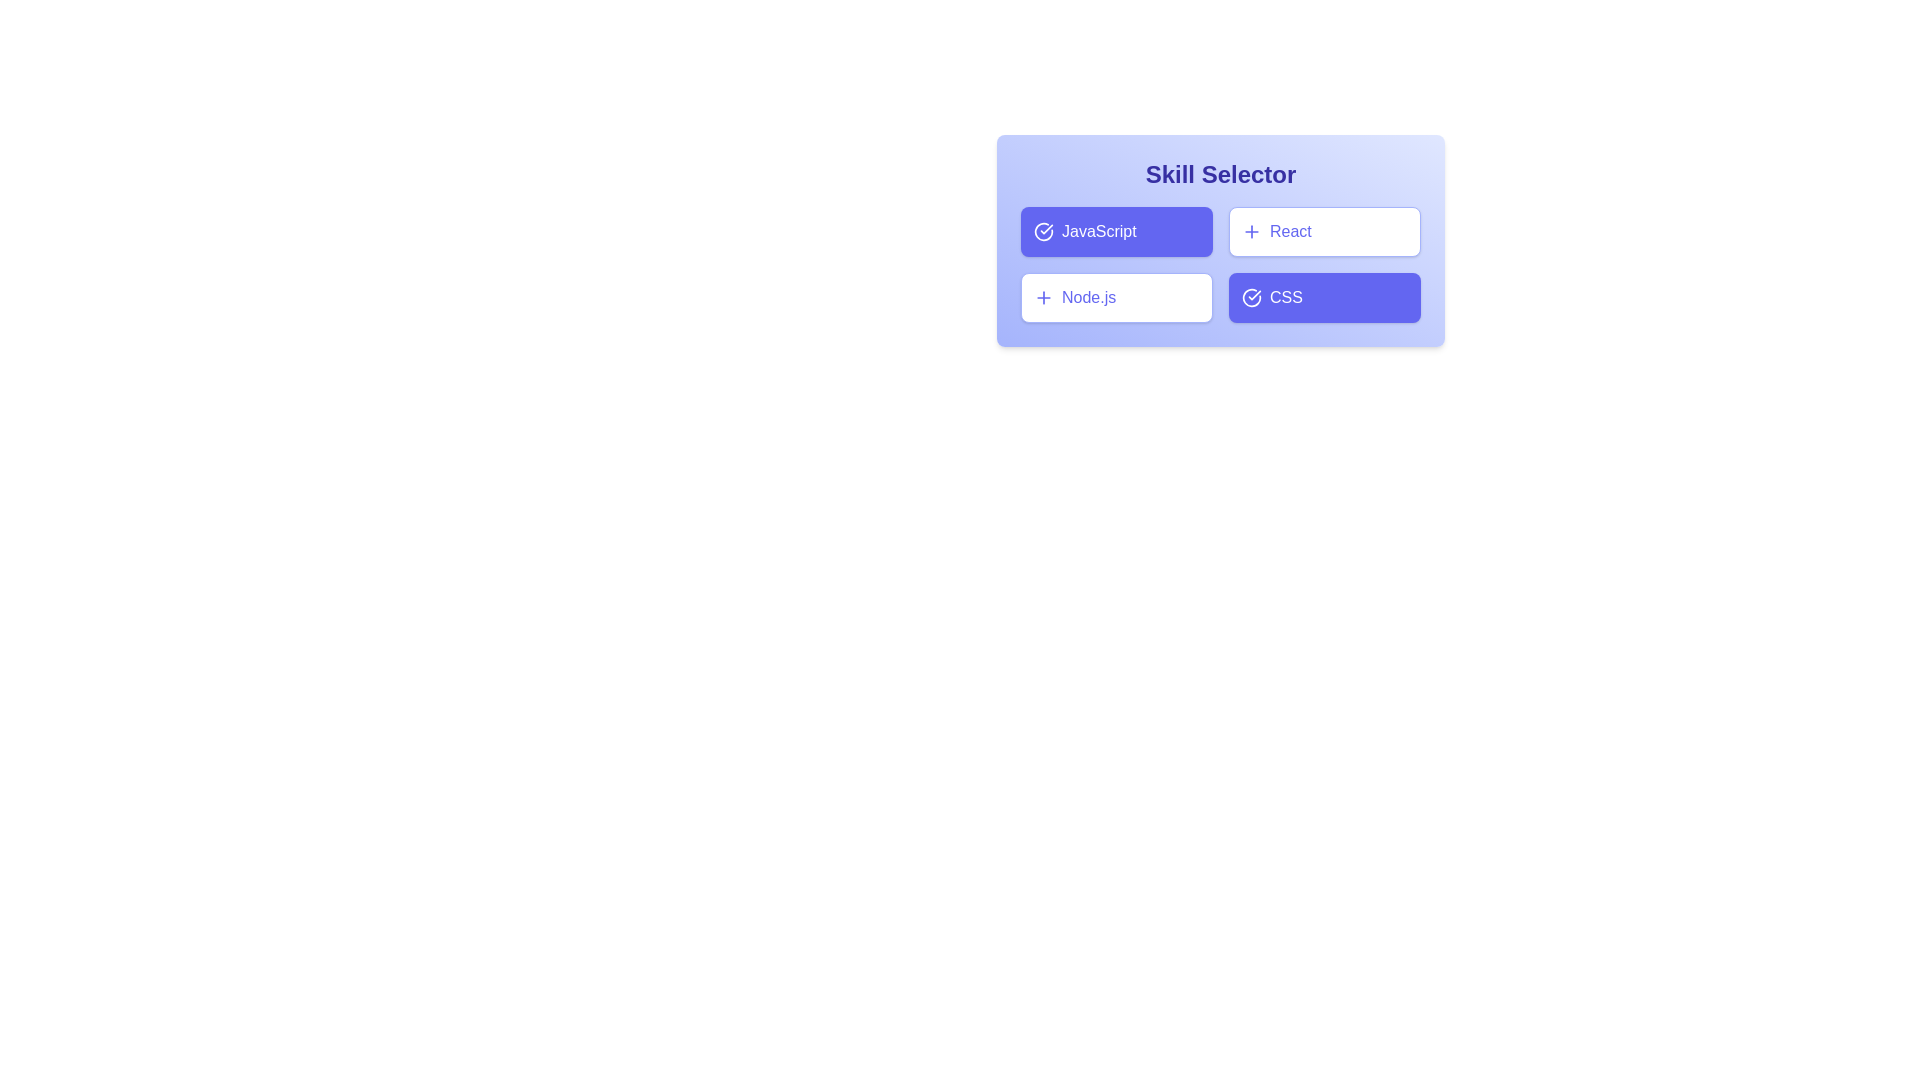 The image size is (1920, 1080). What do you see at coordinates (1116, 230) in the screenshot?
I see `the skill card for JavaScript` at bounding box center [1116, 230].